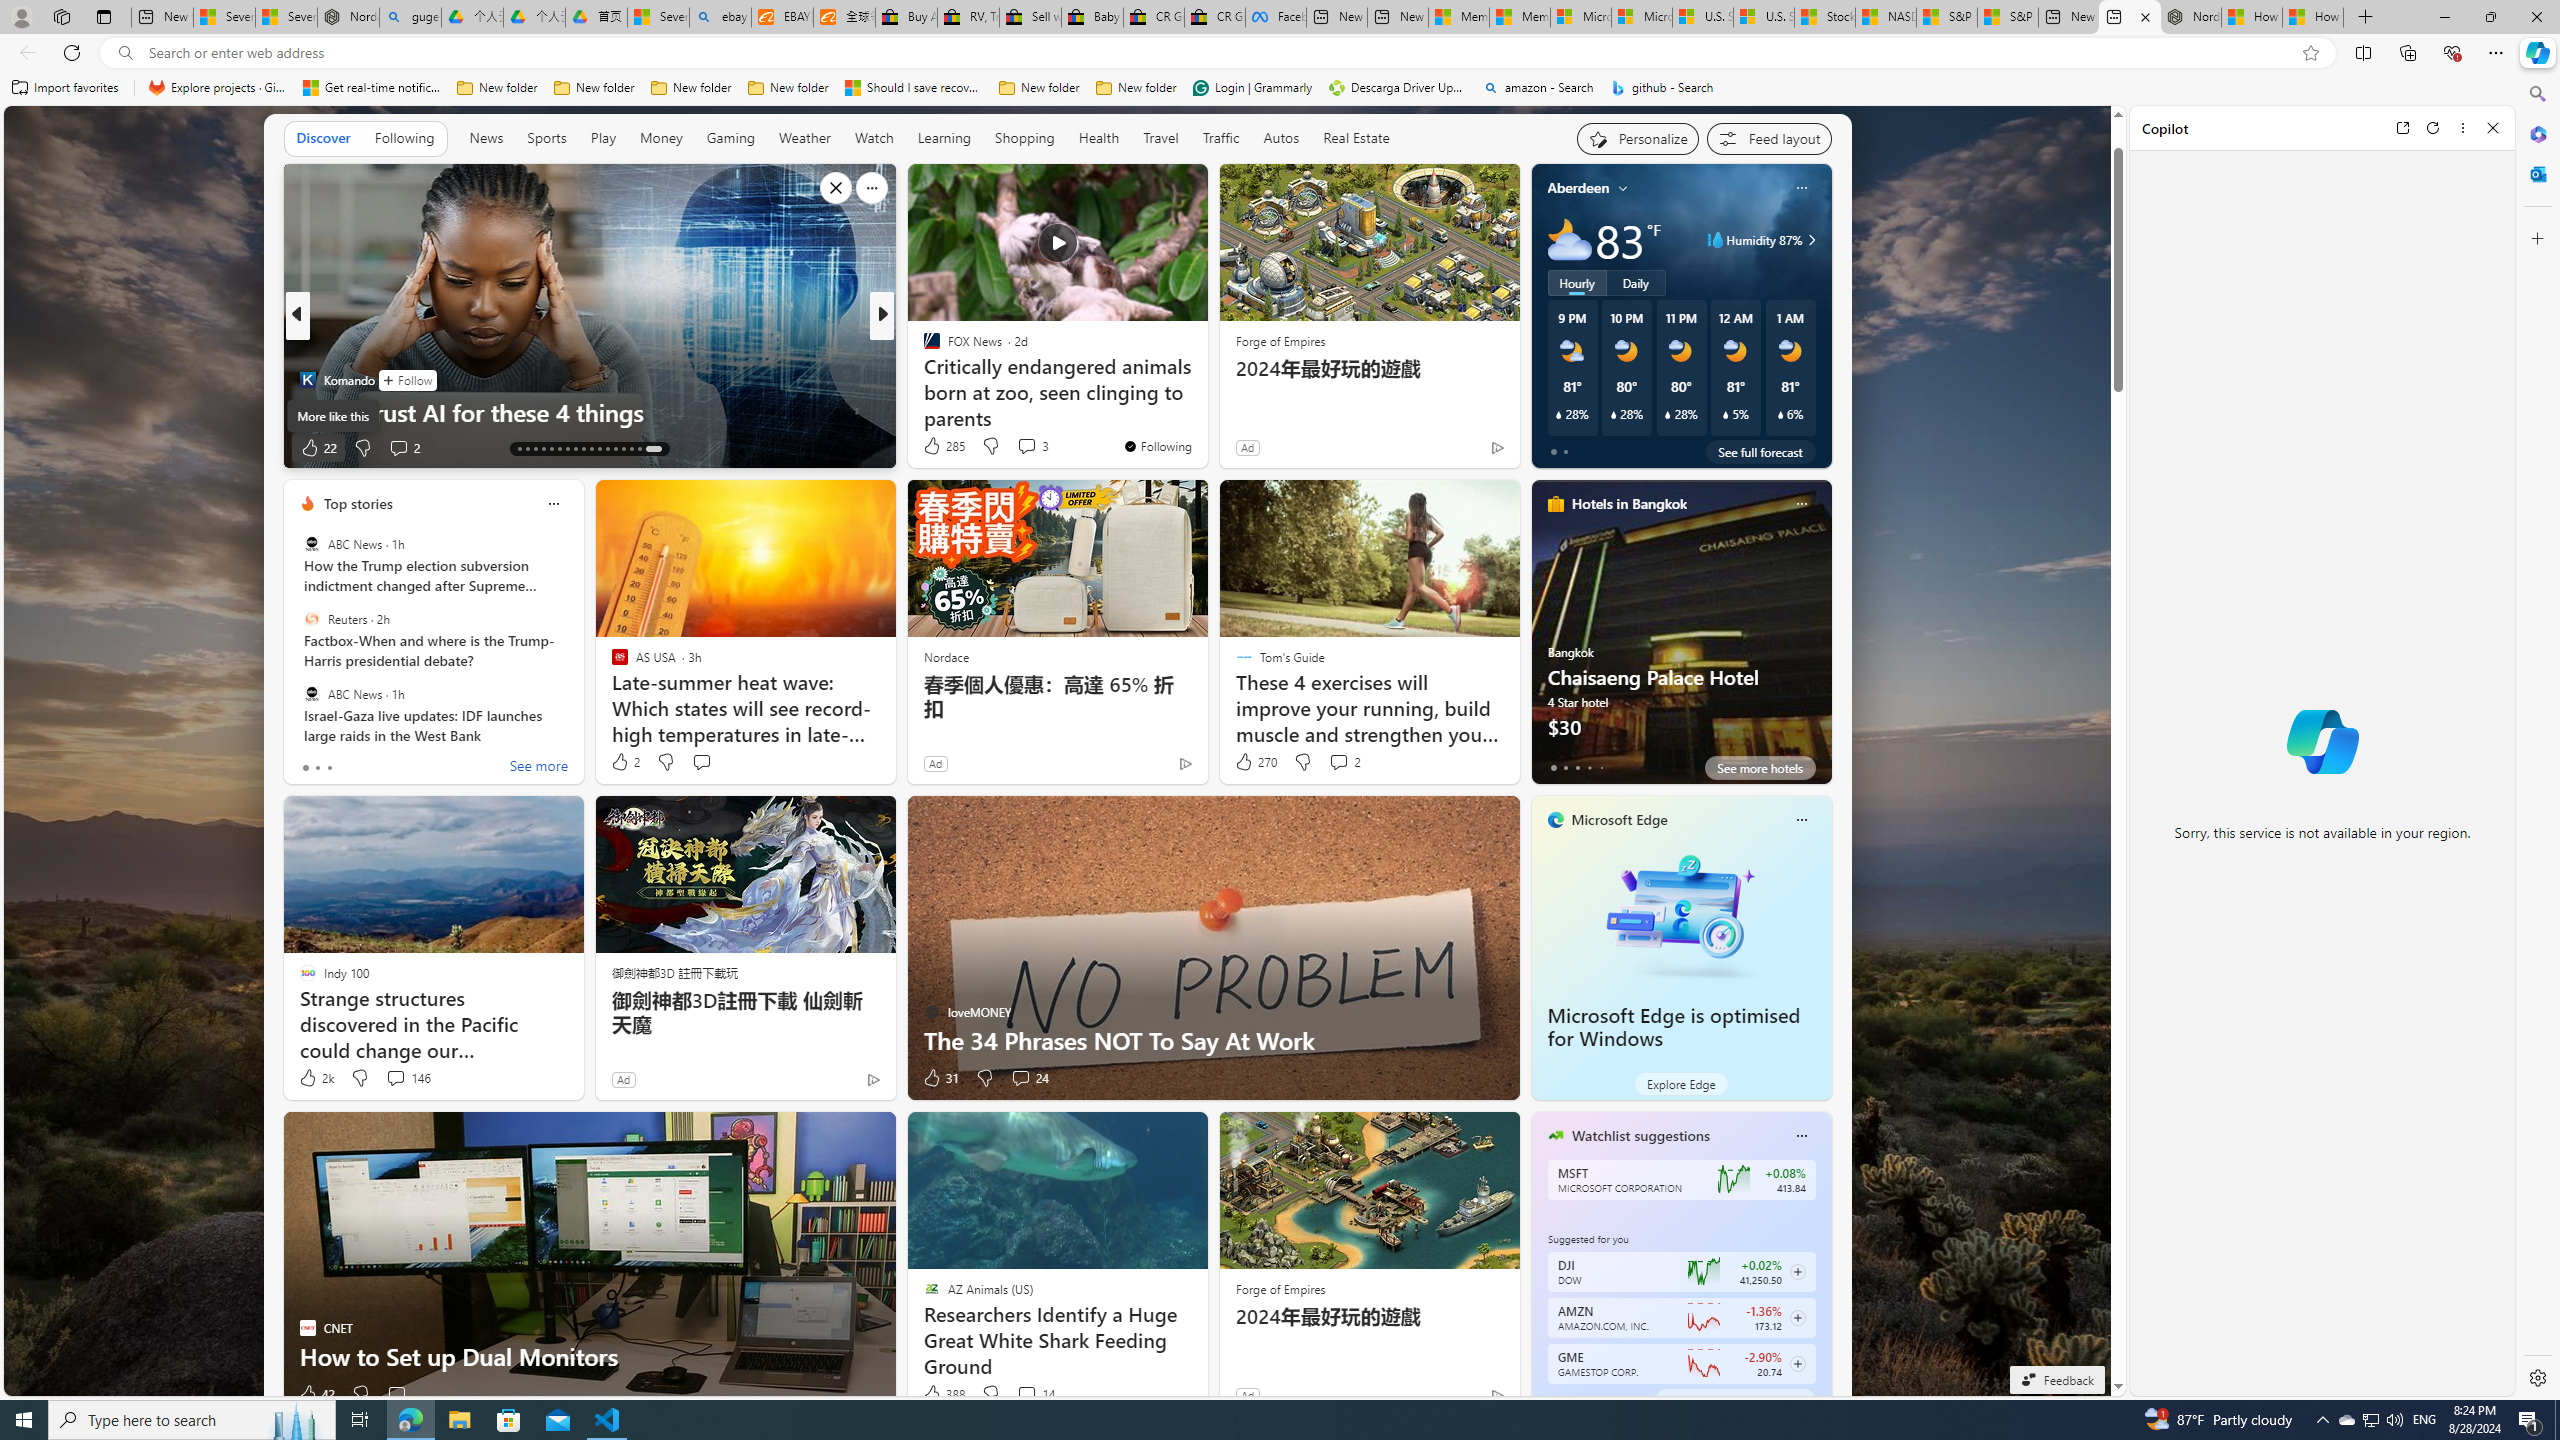 Image resolution: width=2560 pixels, height=1440 pixels. I want to click on 'Microsoft Edge is optimised for Windows', so click(1674, 1027).